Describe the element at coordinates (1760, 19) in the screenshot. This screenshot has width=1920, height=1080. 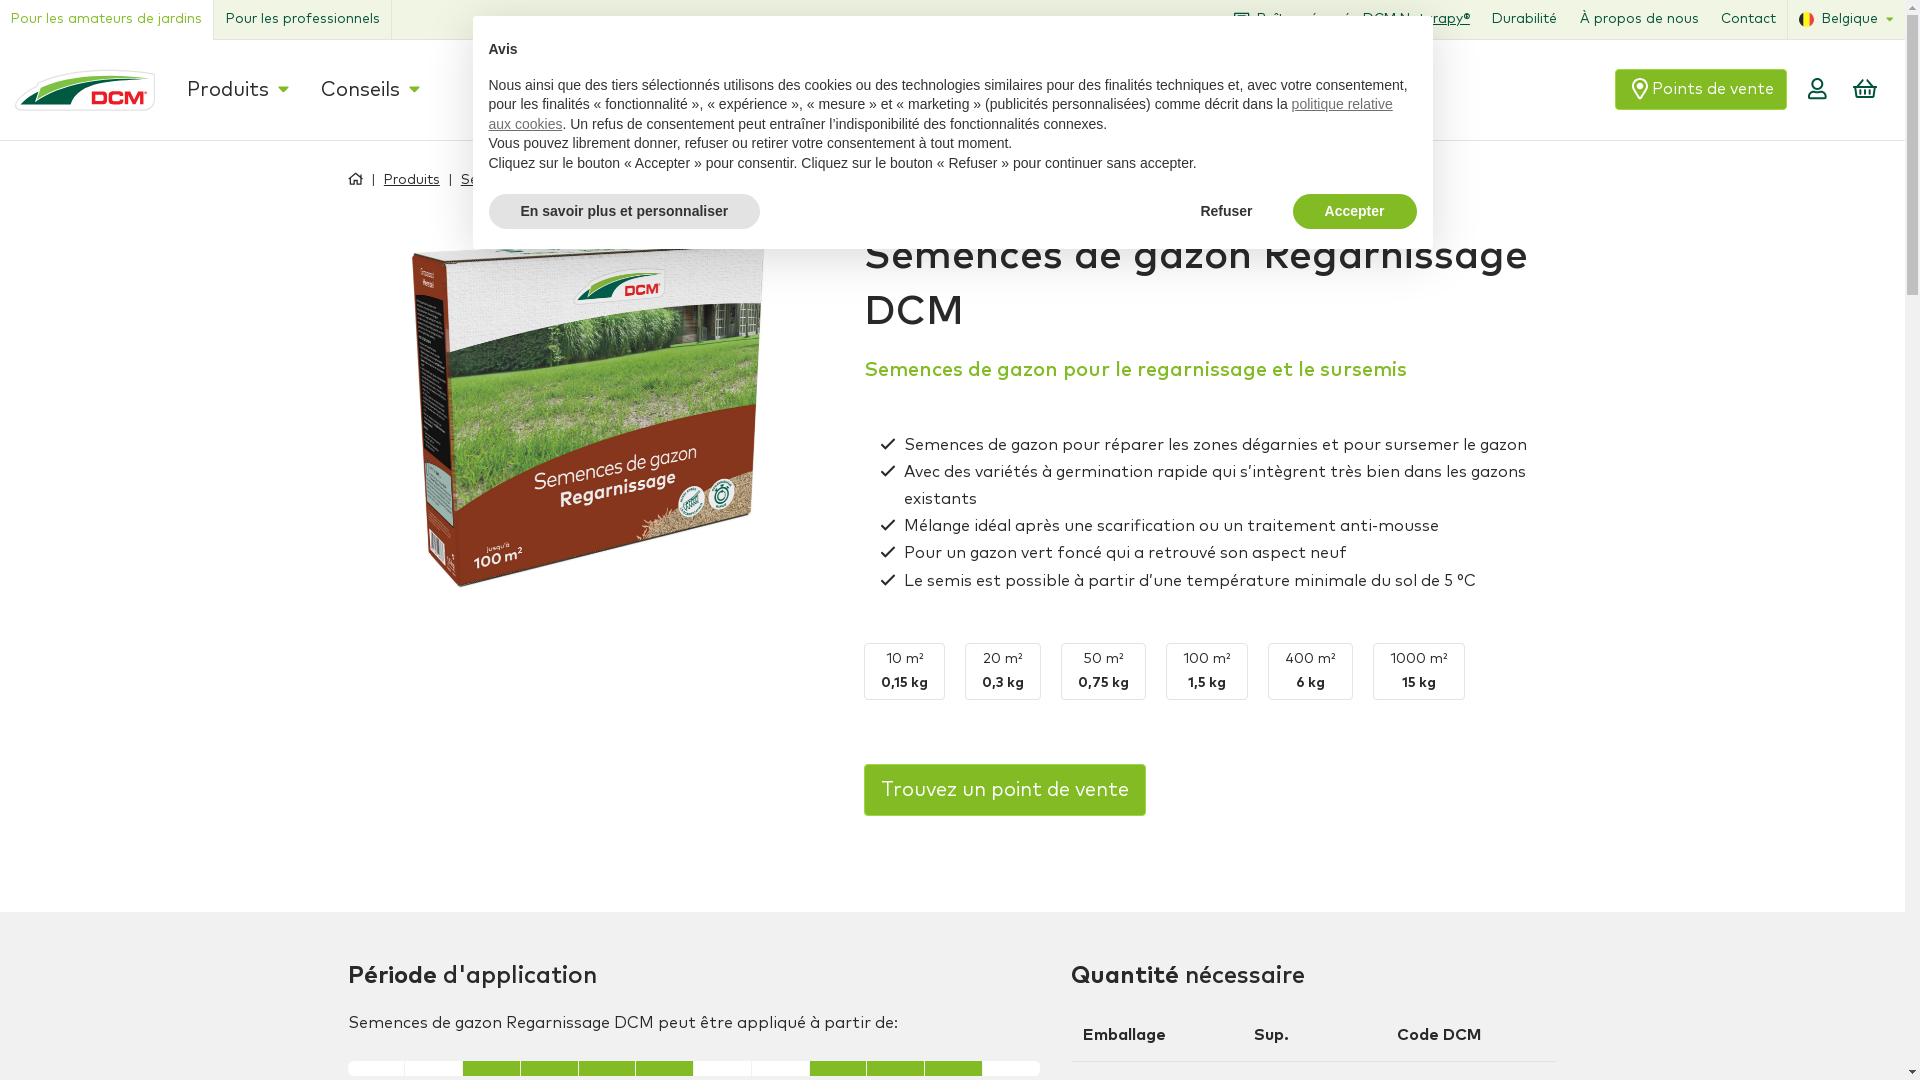
I see `'Contact'` at that location.